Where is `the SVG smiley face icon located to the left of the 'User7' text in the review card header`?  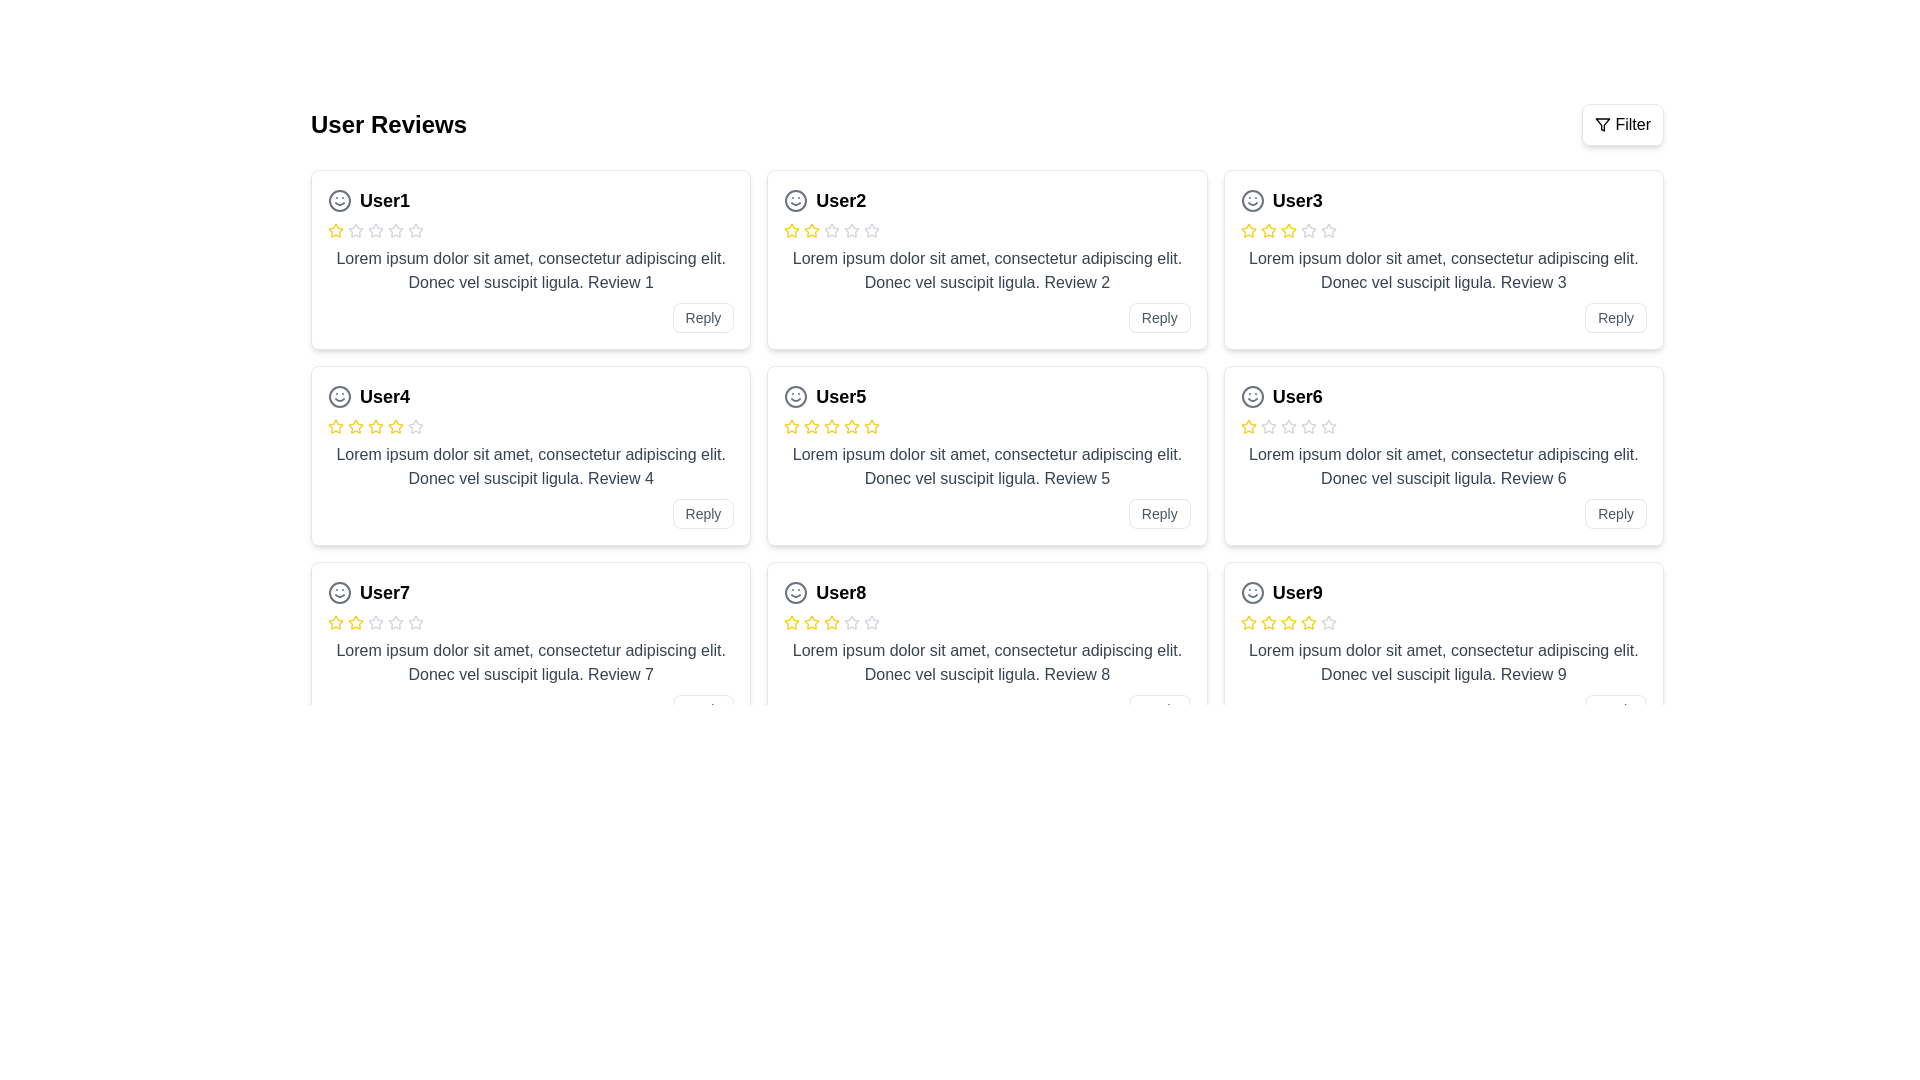
the SVG smiley face icon located to the left of the 'User7' text in the review card header is located at coordinates (340, 592).